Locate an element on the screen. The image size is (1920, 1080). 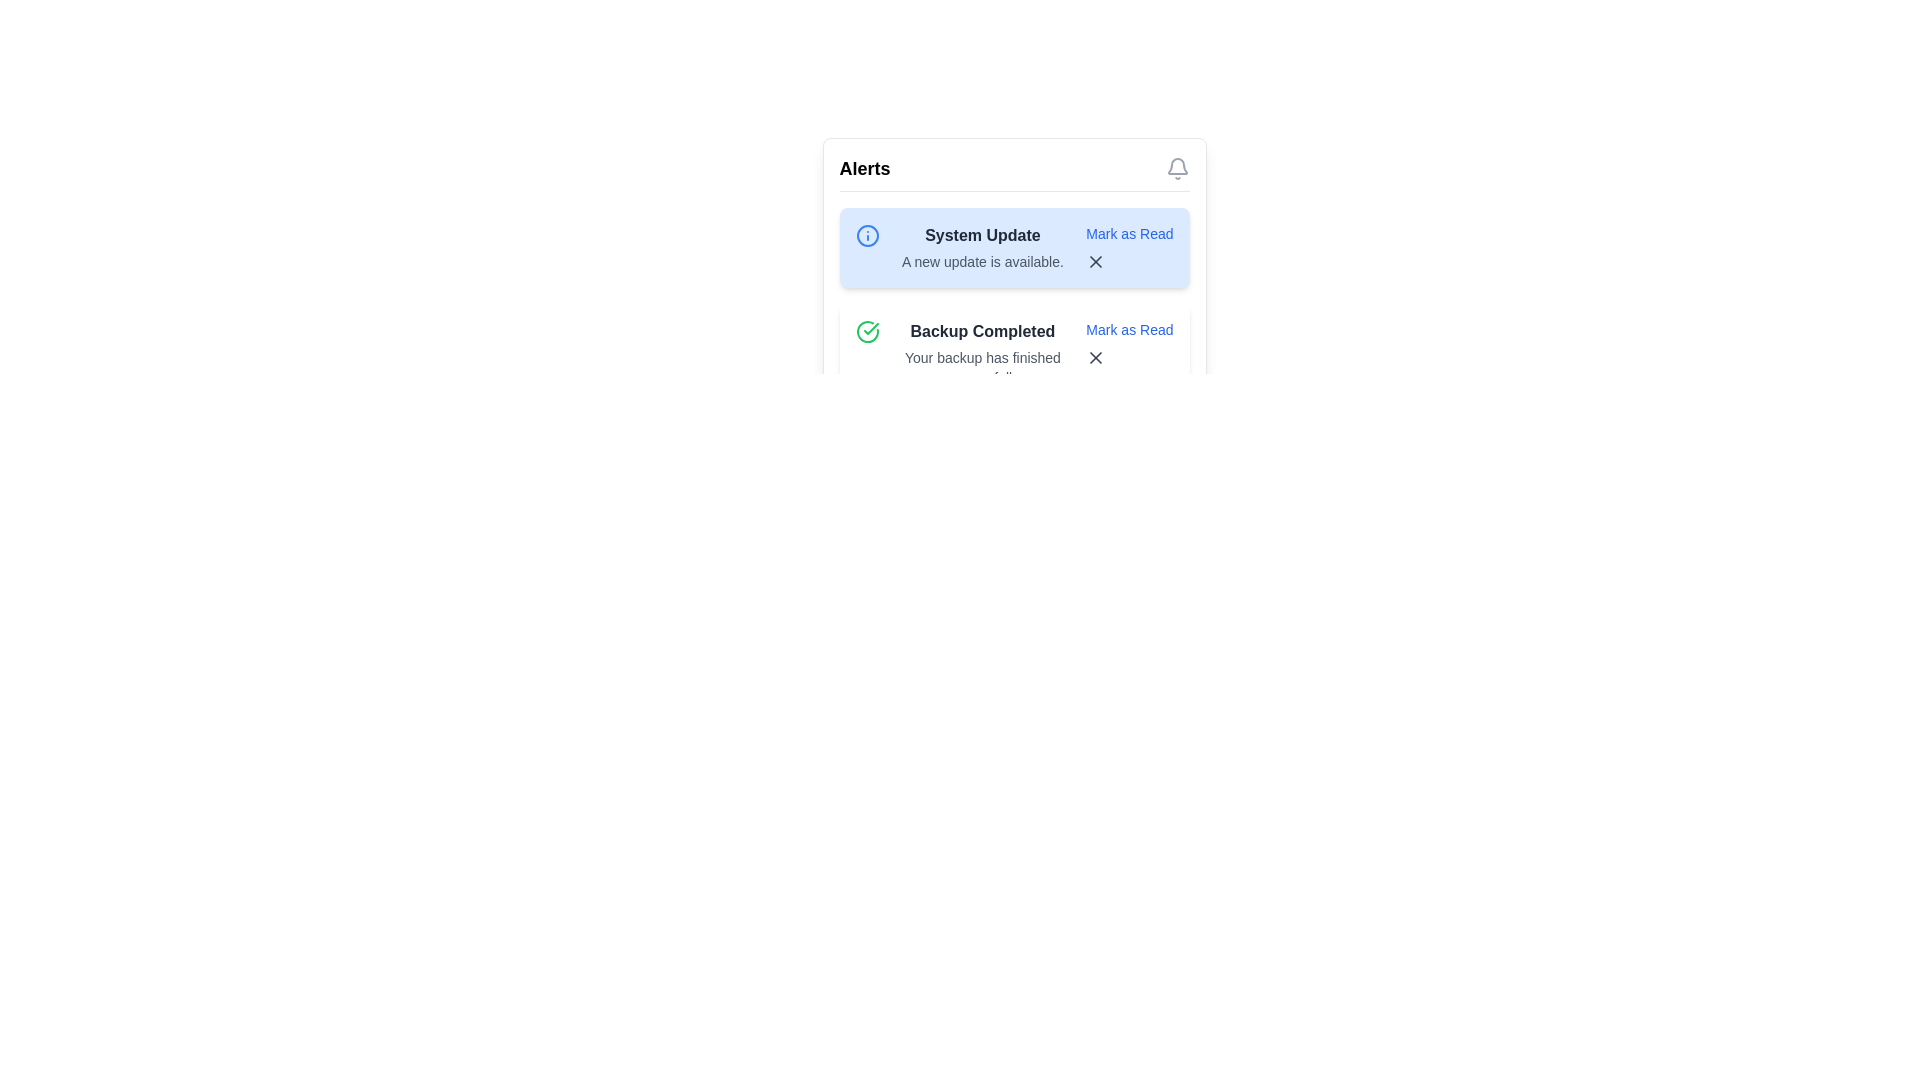
the notification title 'System Update' and its description 'A new update is available.' displayed in the first notification box under the 'Alerts' heading is located at coordinates (982, 246).